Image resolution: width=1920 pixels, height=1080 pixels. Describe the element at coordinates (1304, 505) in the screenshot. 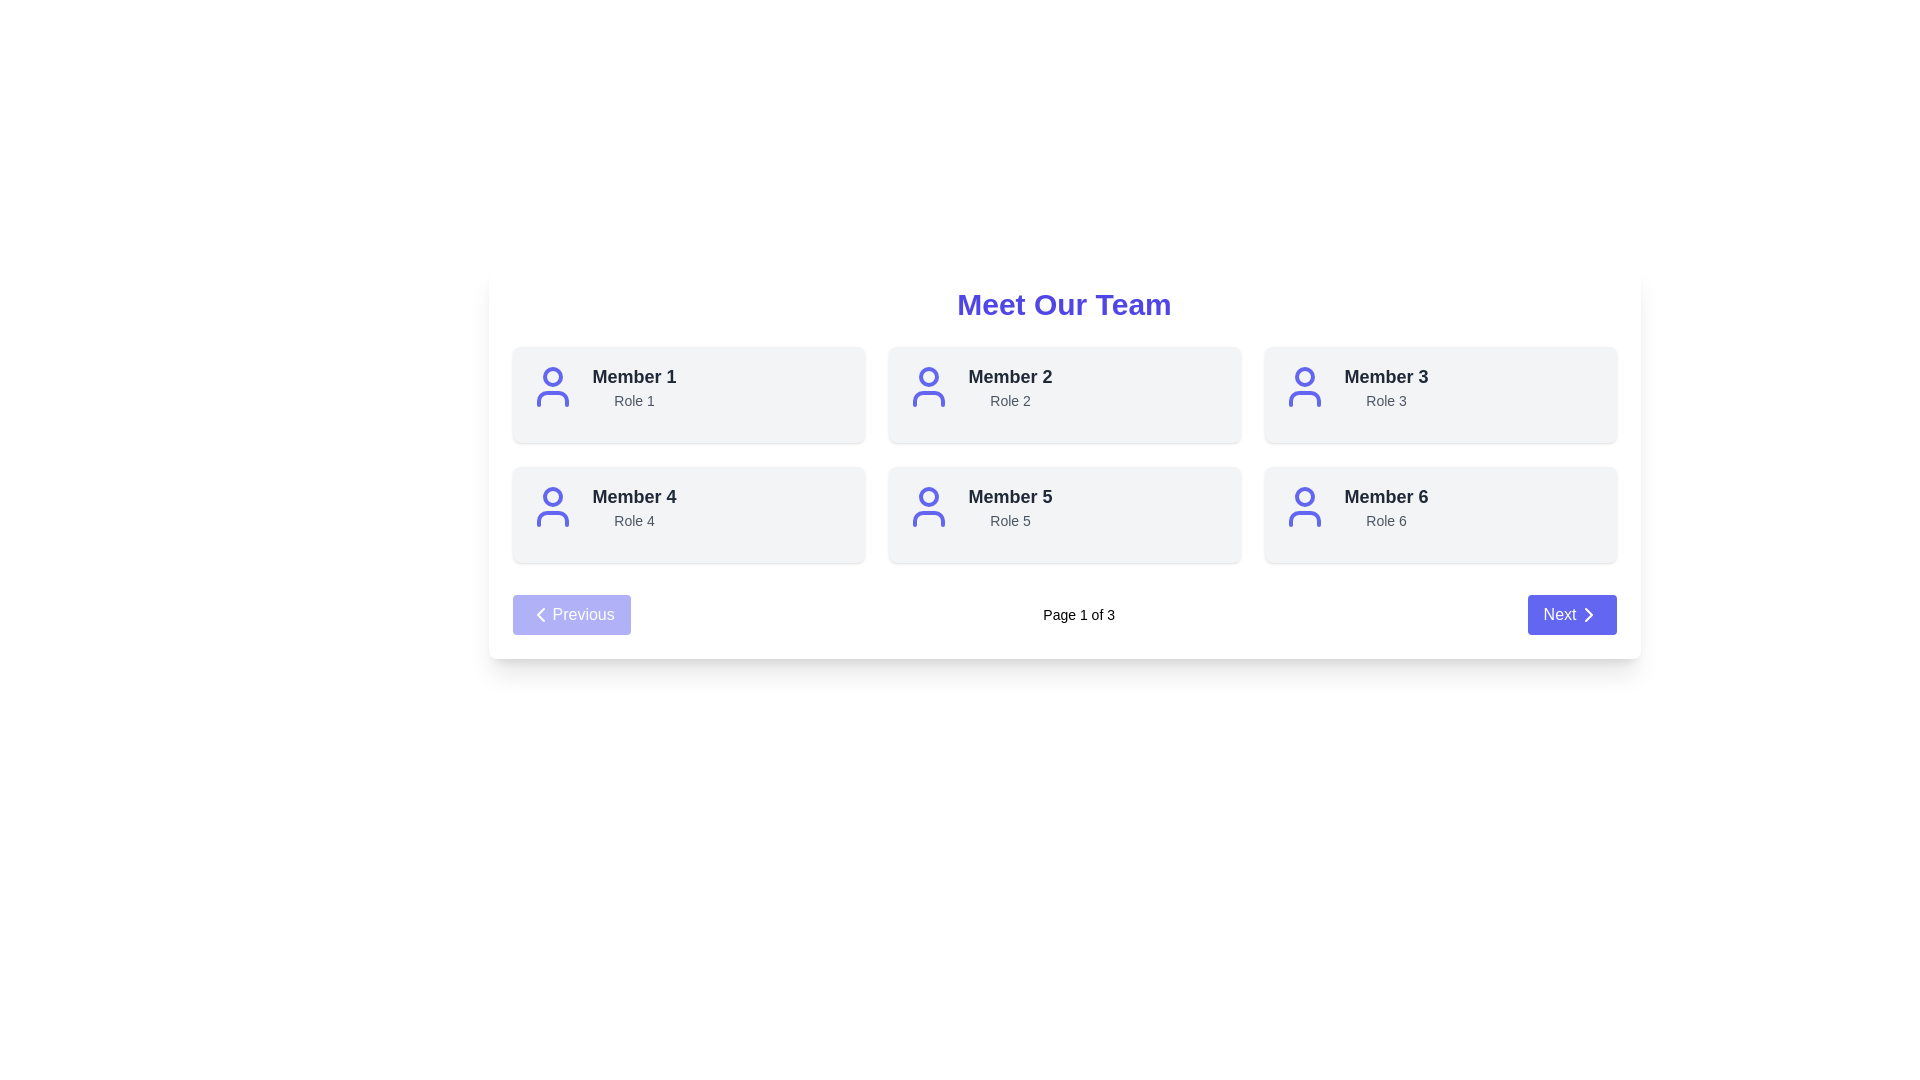

I see `the decorative user profile icon for 'Member 6', located at the lower right corner of the user grid, adjacent to the text 'Member 6 Role 6'` at that location.